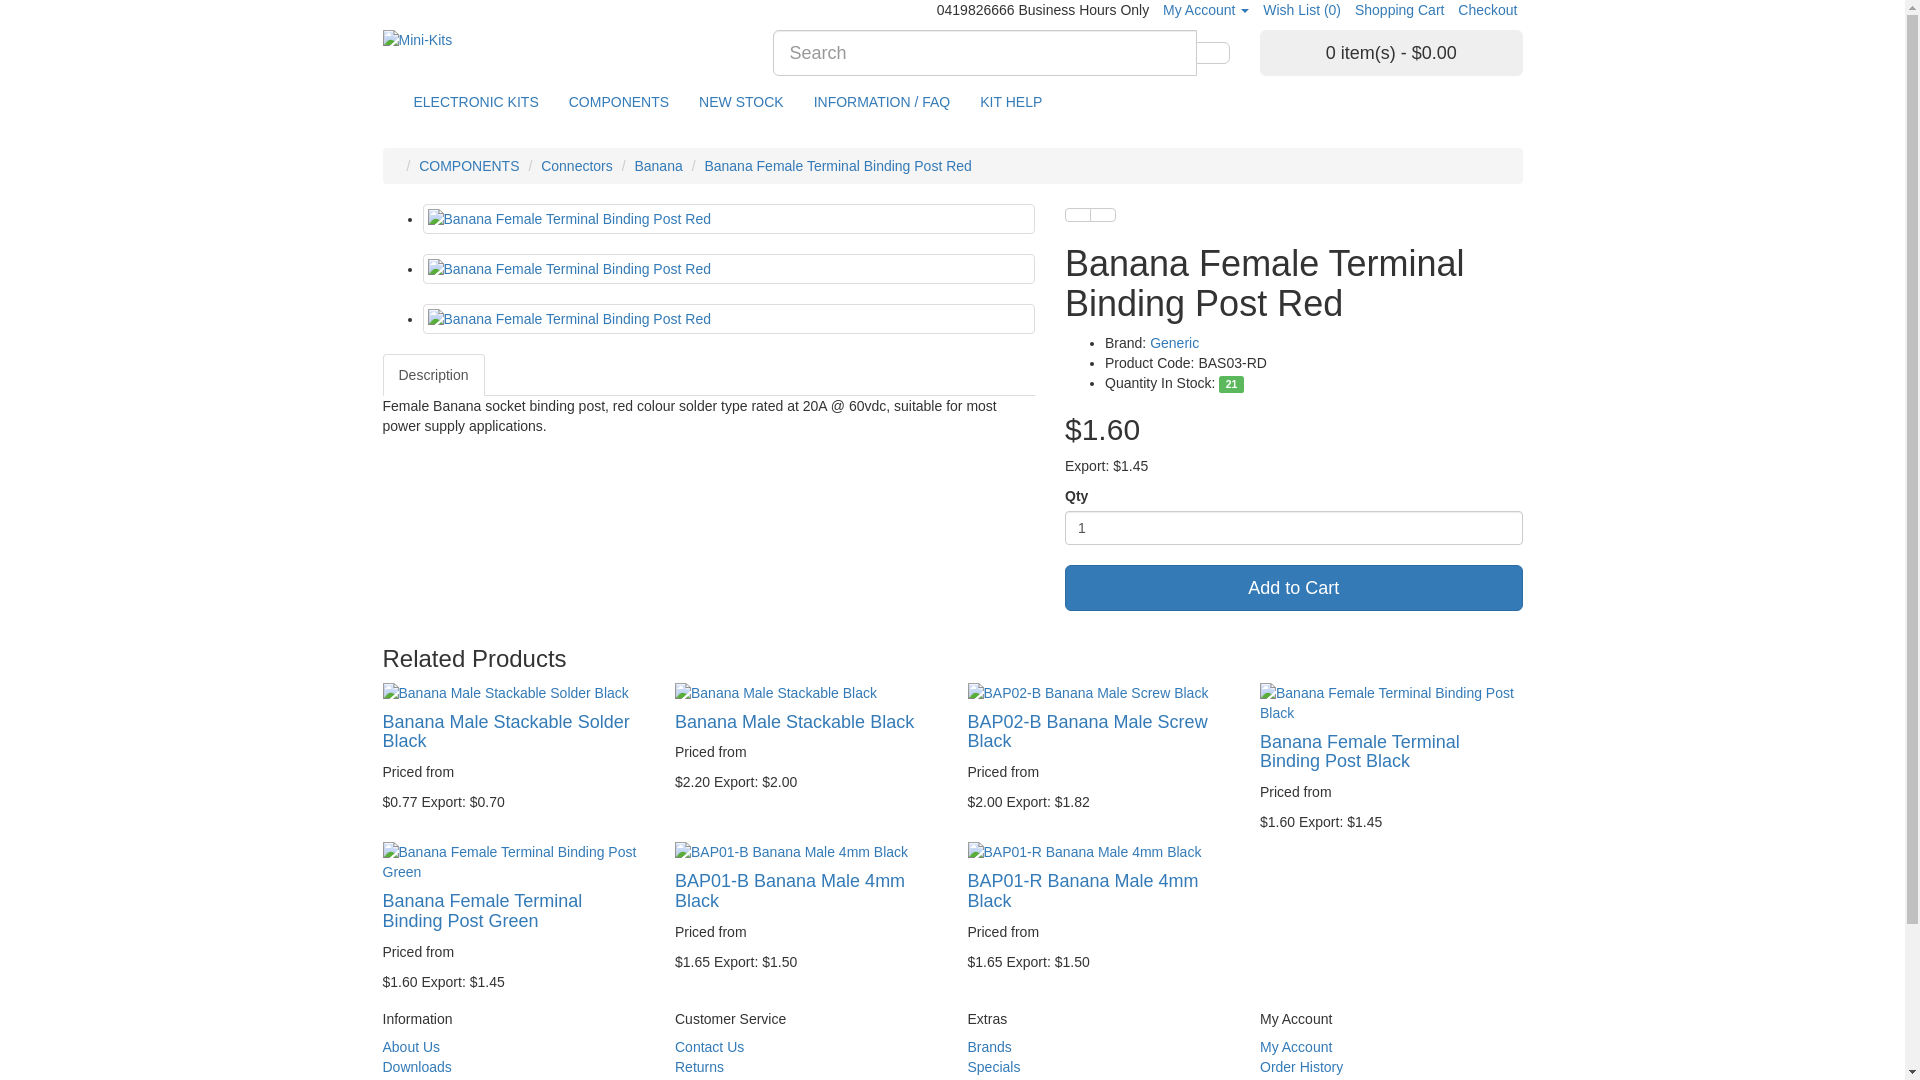  Describe the element at coordinates (417, 164) in the screenshot. I see `'COMPONENTS'` at that location.